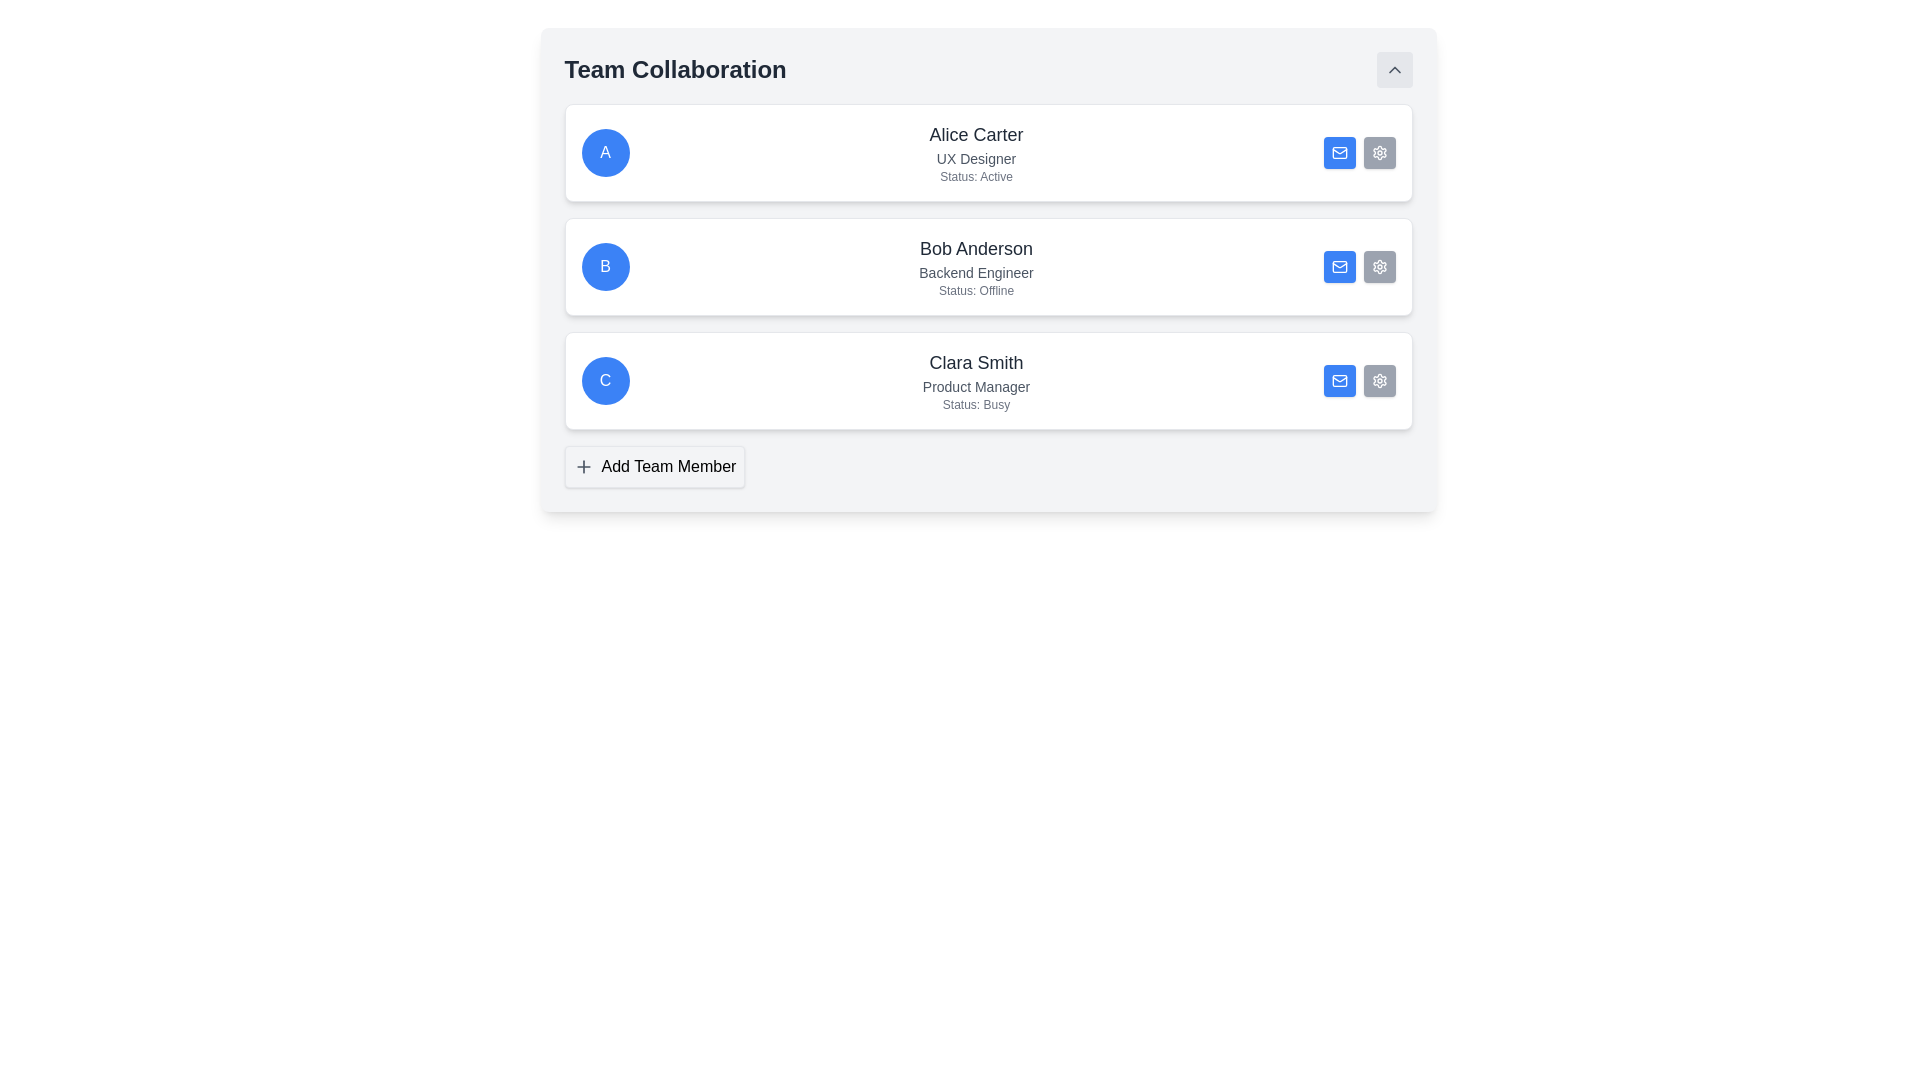 Image resolution: width=1920 pixels, height=1080 pixels. Describe the element at coordinates (1378, 381) in the screenshot. I see `the settings button with a gear icon located on the far right side of Clara Smith's row in the team collaboration interface` at that location.